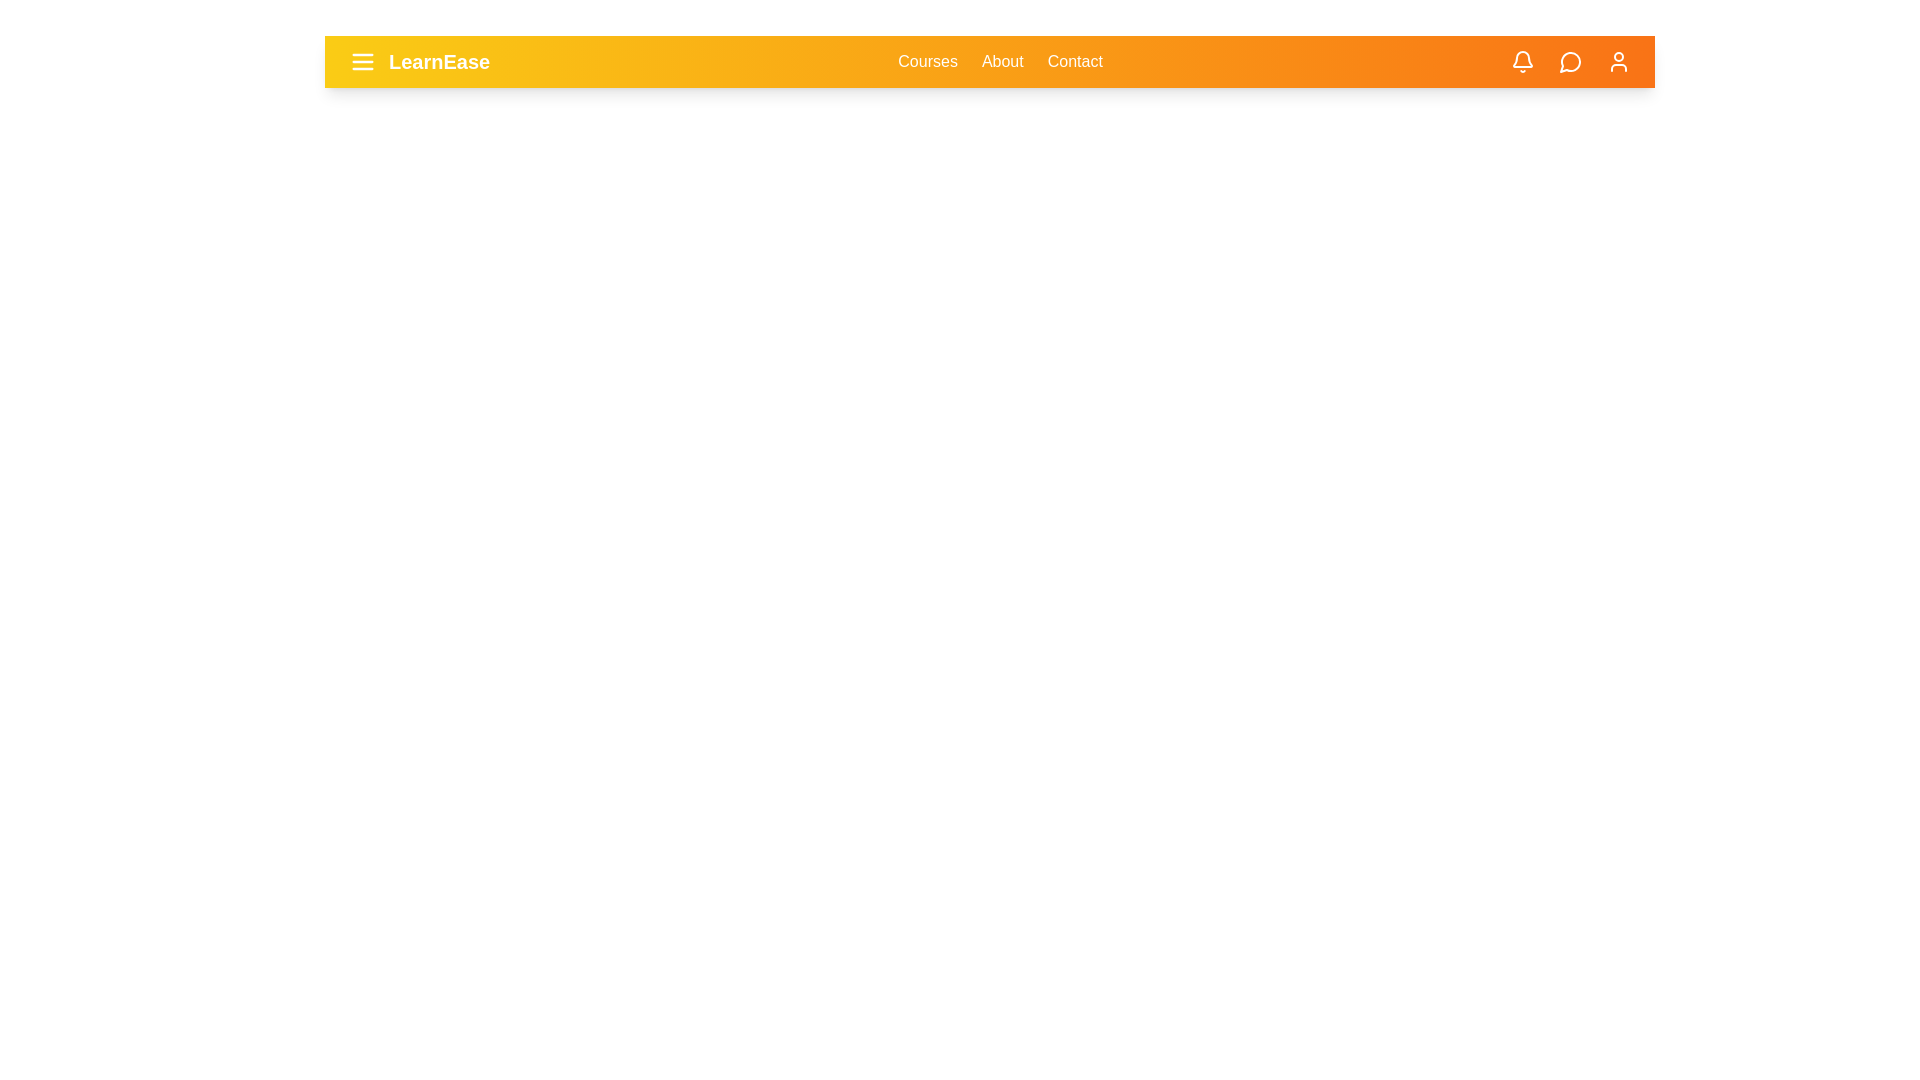 Image resolution: width=1920 pixels, height=1080 pixels. Describe the element at coordinates (1002, 60) in the screenshot. I see `the 'About' link to navigate to the 'About' page` at that location.